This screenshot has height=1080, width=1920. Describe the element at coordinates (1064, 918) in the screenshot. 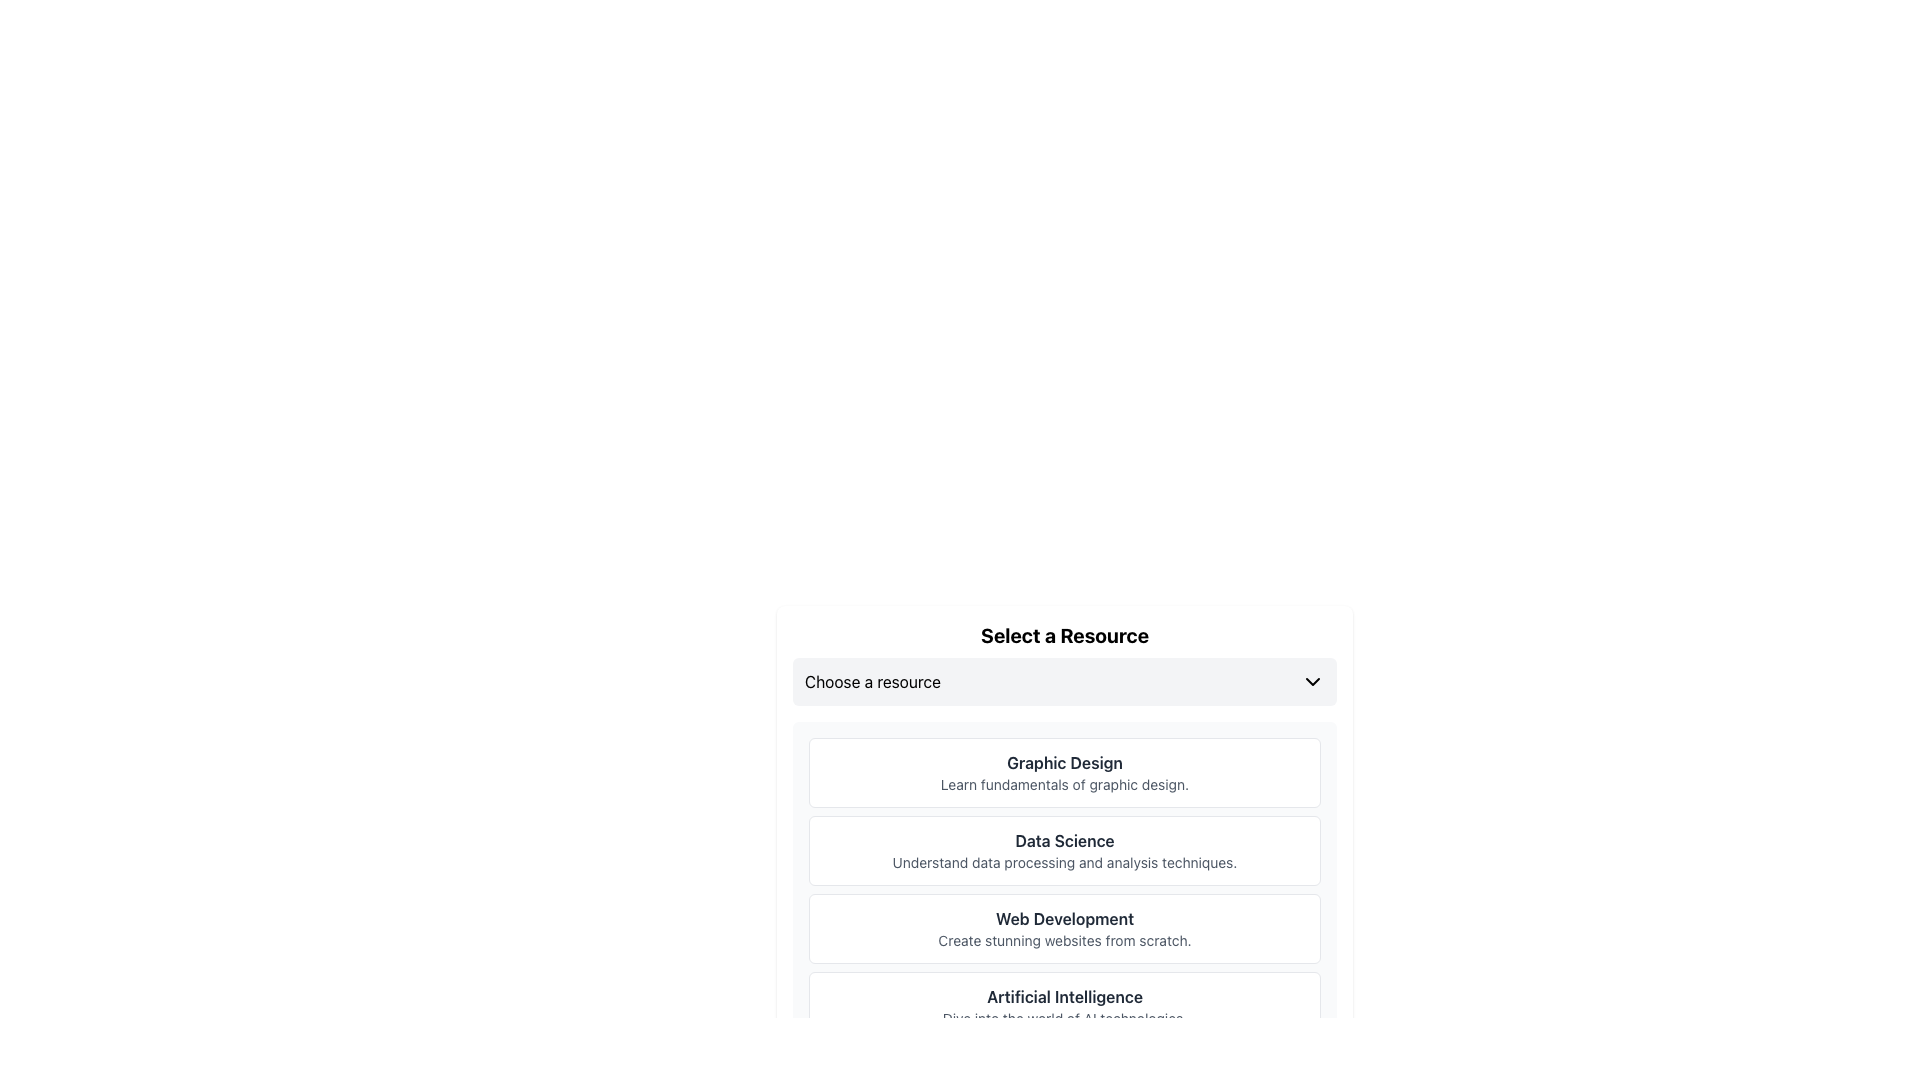

I see `'Web Development' text label, which is styled in bold dark gray and is prominently positioned as a title above a smaller descriptive text within a bordered rectangular section` at that location.